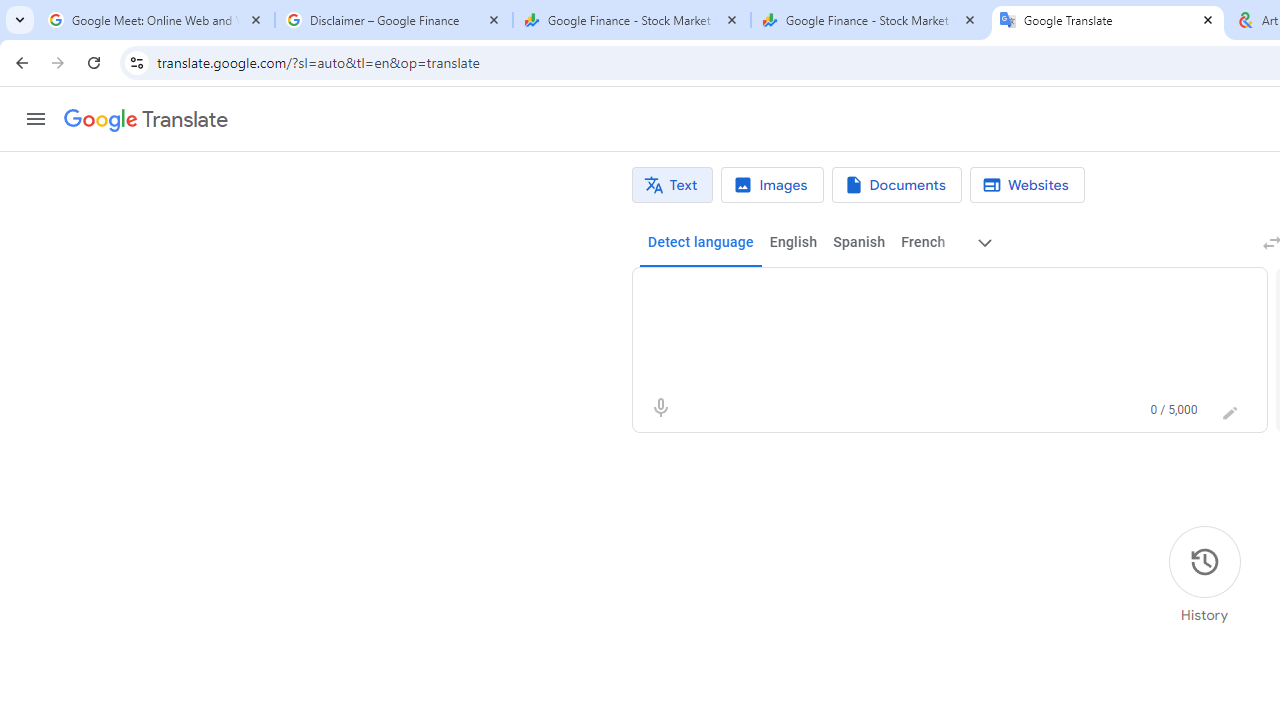  Describe the element at coordinates (895, 185) in the screenshot. I see `'Document translation'` at that location.